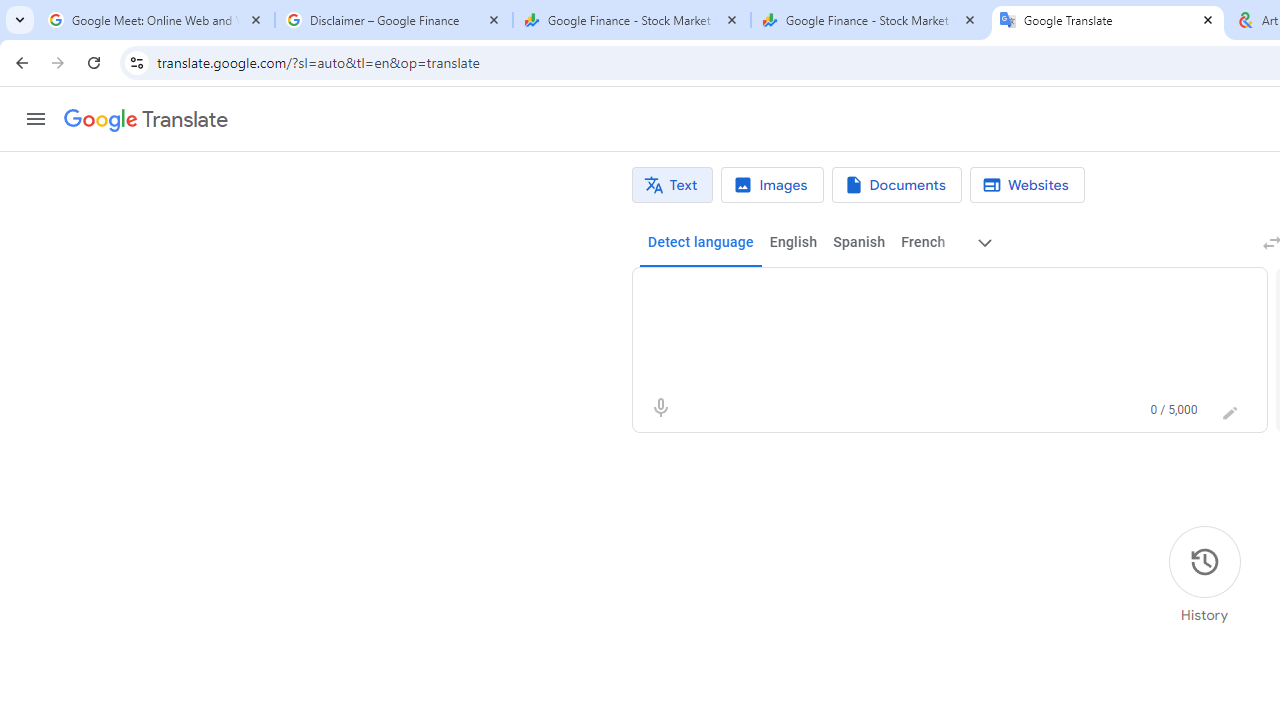  Describe the element at coordinates (895, 185) in the screenshot. I see `'Document translation'` at that location.